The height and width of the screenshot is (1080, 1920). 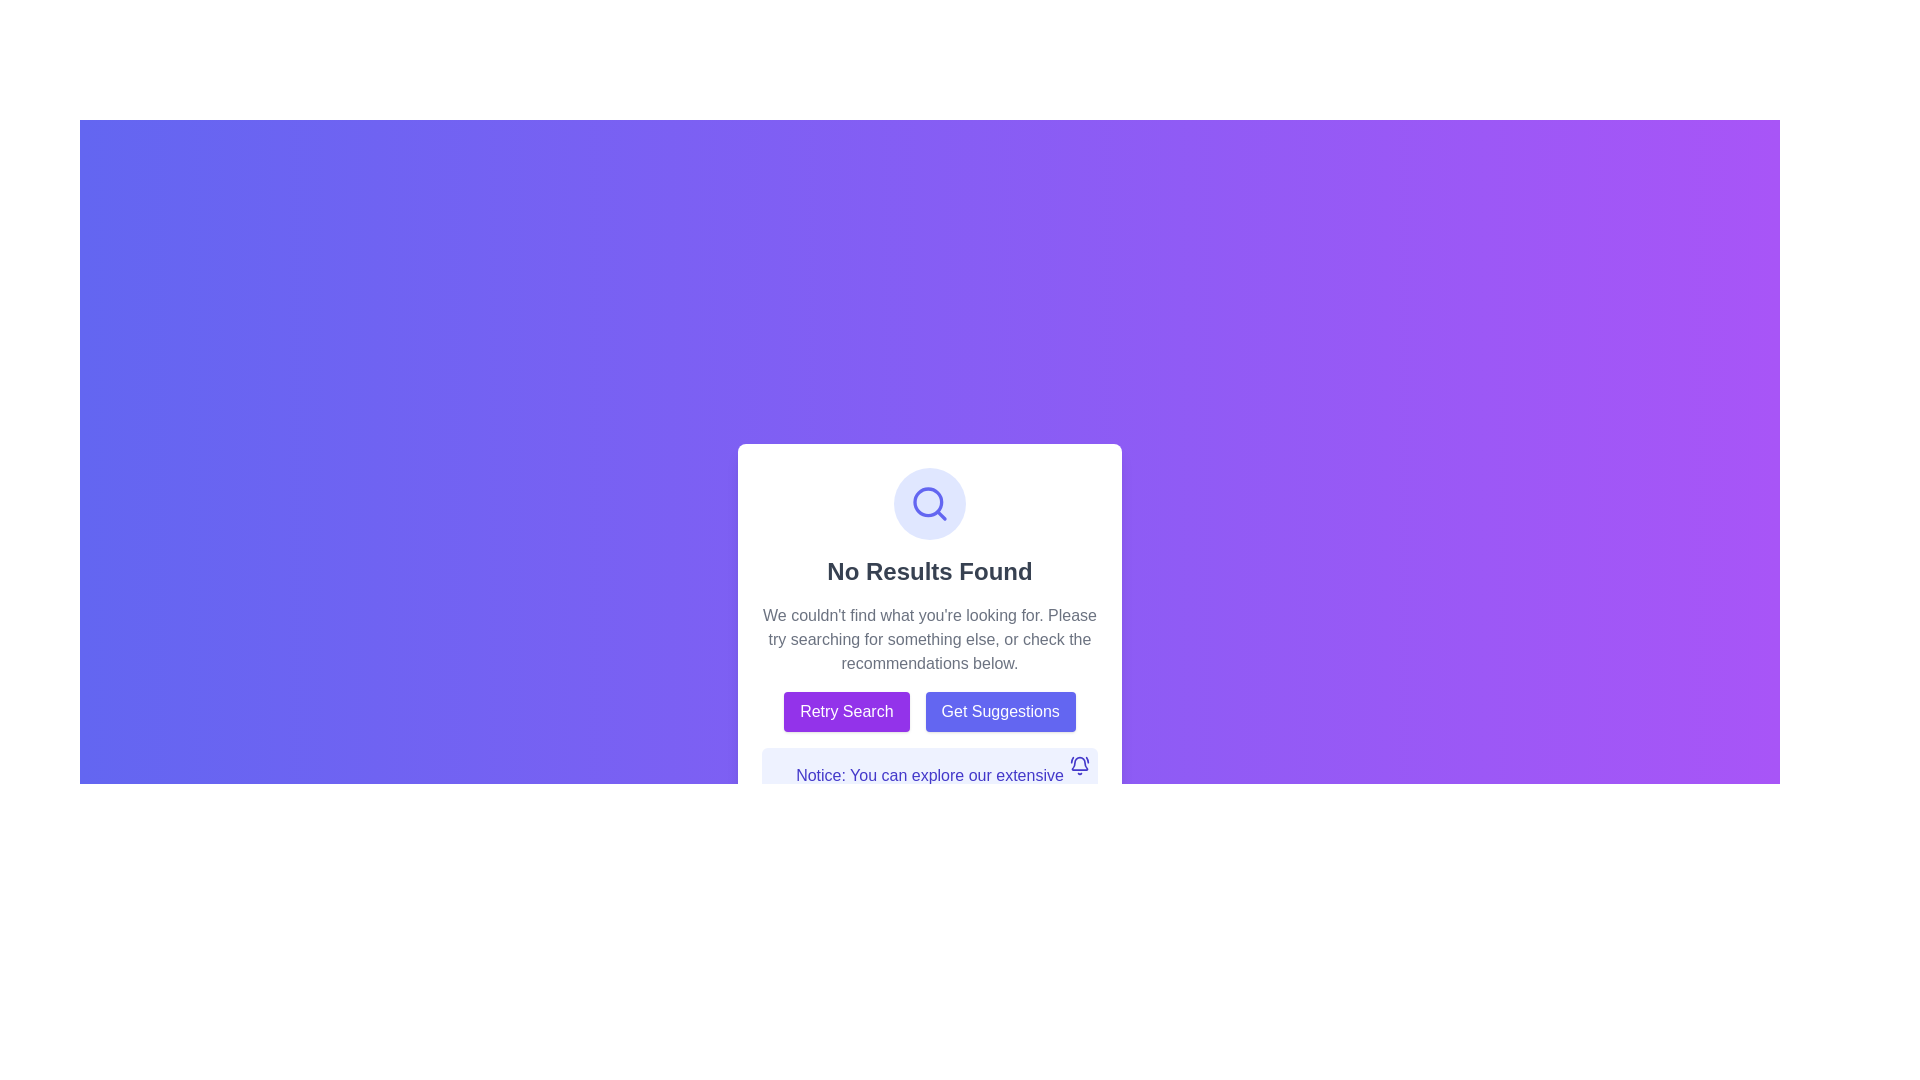 I want to click on the notification bell icon, which is a prominent indigo-colored bell located in the top-right corner of a light-indigo notice box at the bottom of the central card, so click(x=1079, y=765).